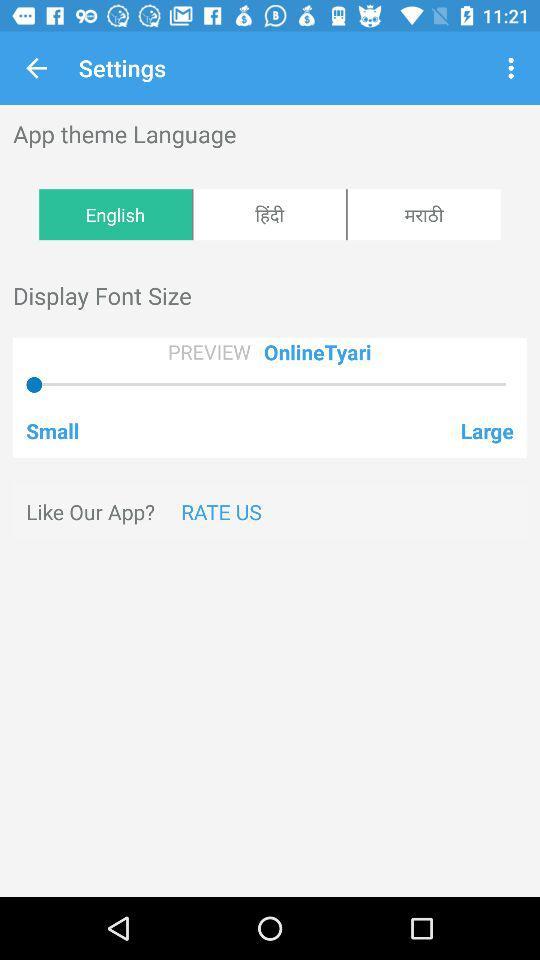 The image size is (540, 960). What do you see at coordinates (220, 510) in the screenshot?
I see `rate us item` at bounding box center [220, 510].